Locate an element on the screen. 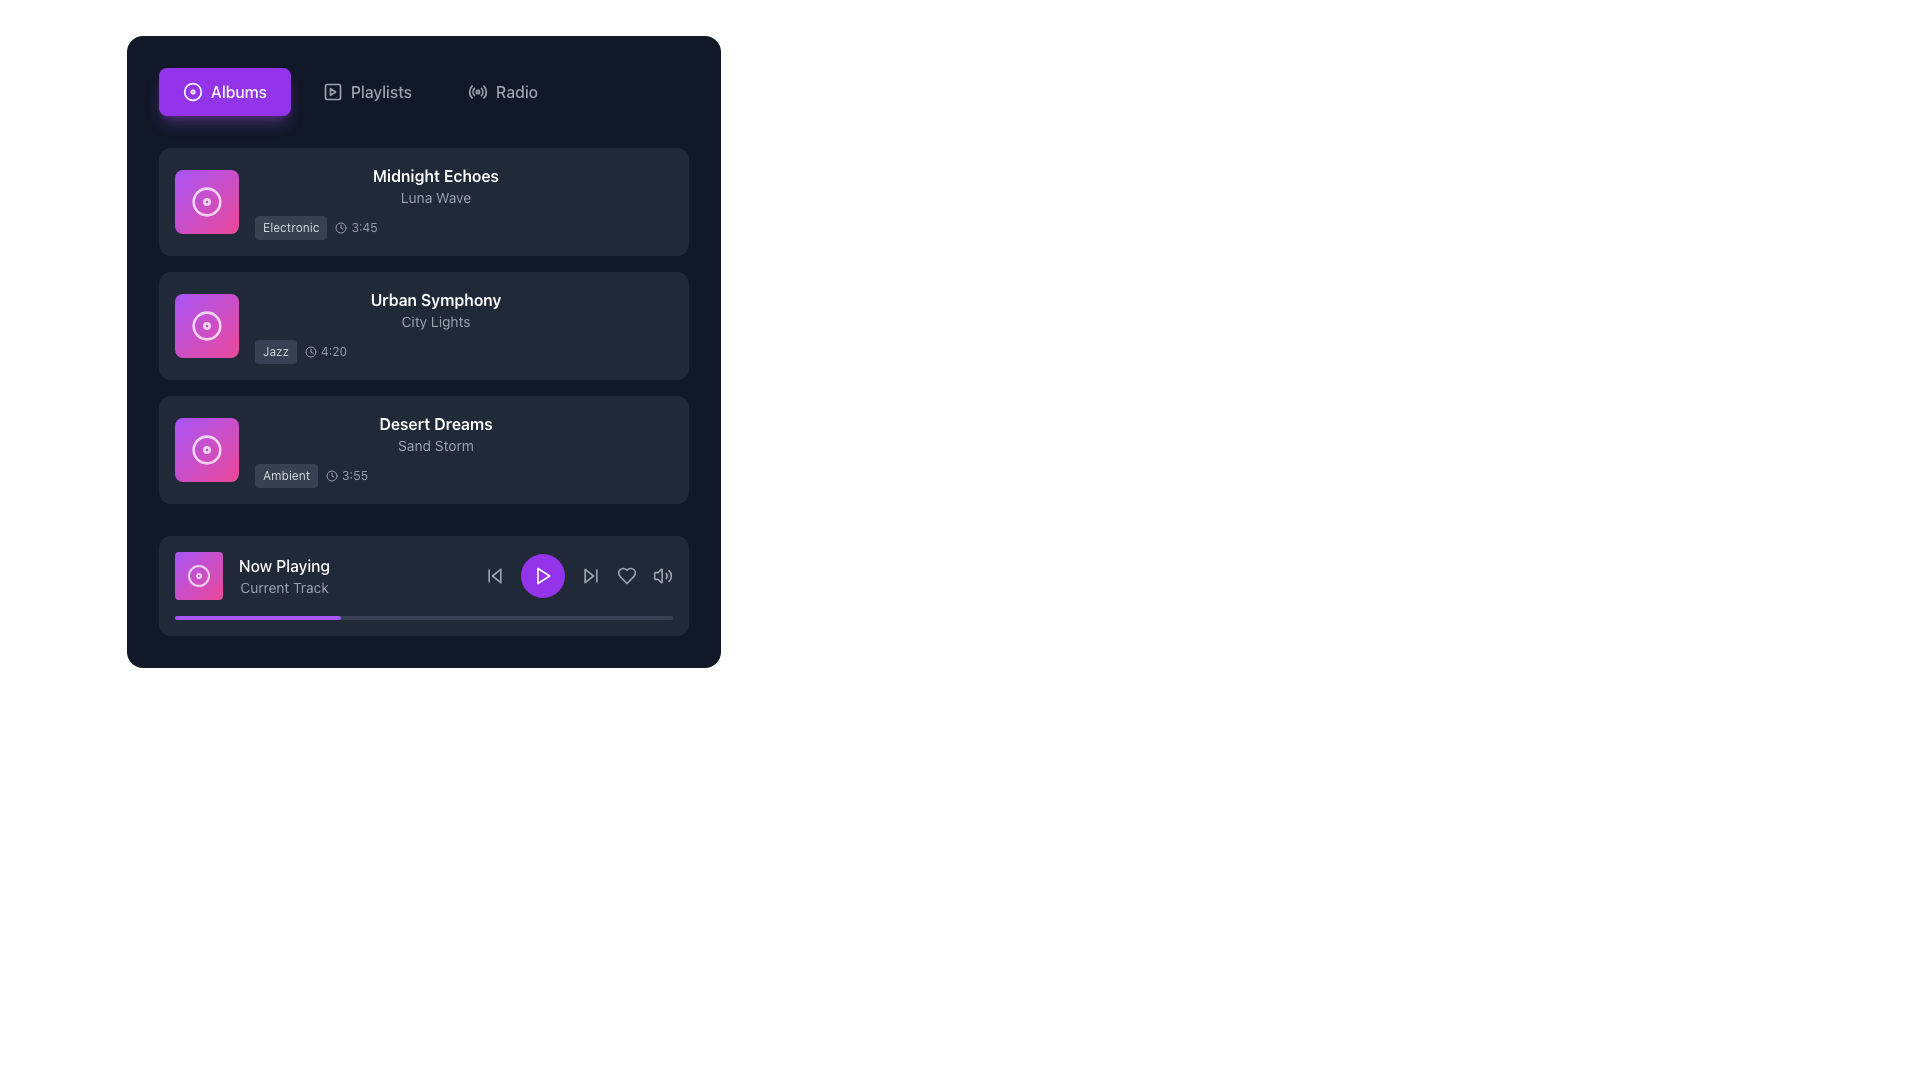 Image resolution: width=1920 pixels, height=1080 pixels. the SVG circle located at the bottom-left corner of the 'Now Playing' section, which has a radius of approximately 10 units and features a white boundary with a solid fill is located at coordinates (198, 575).